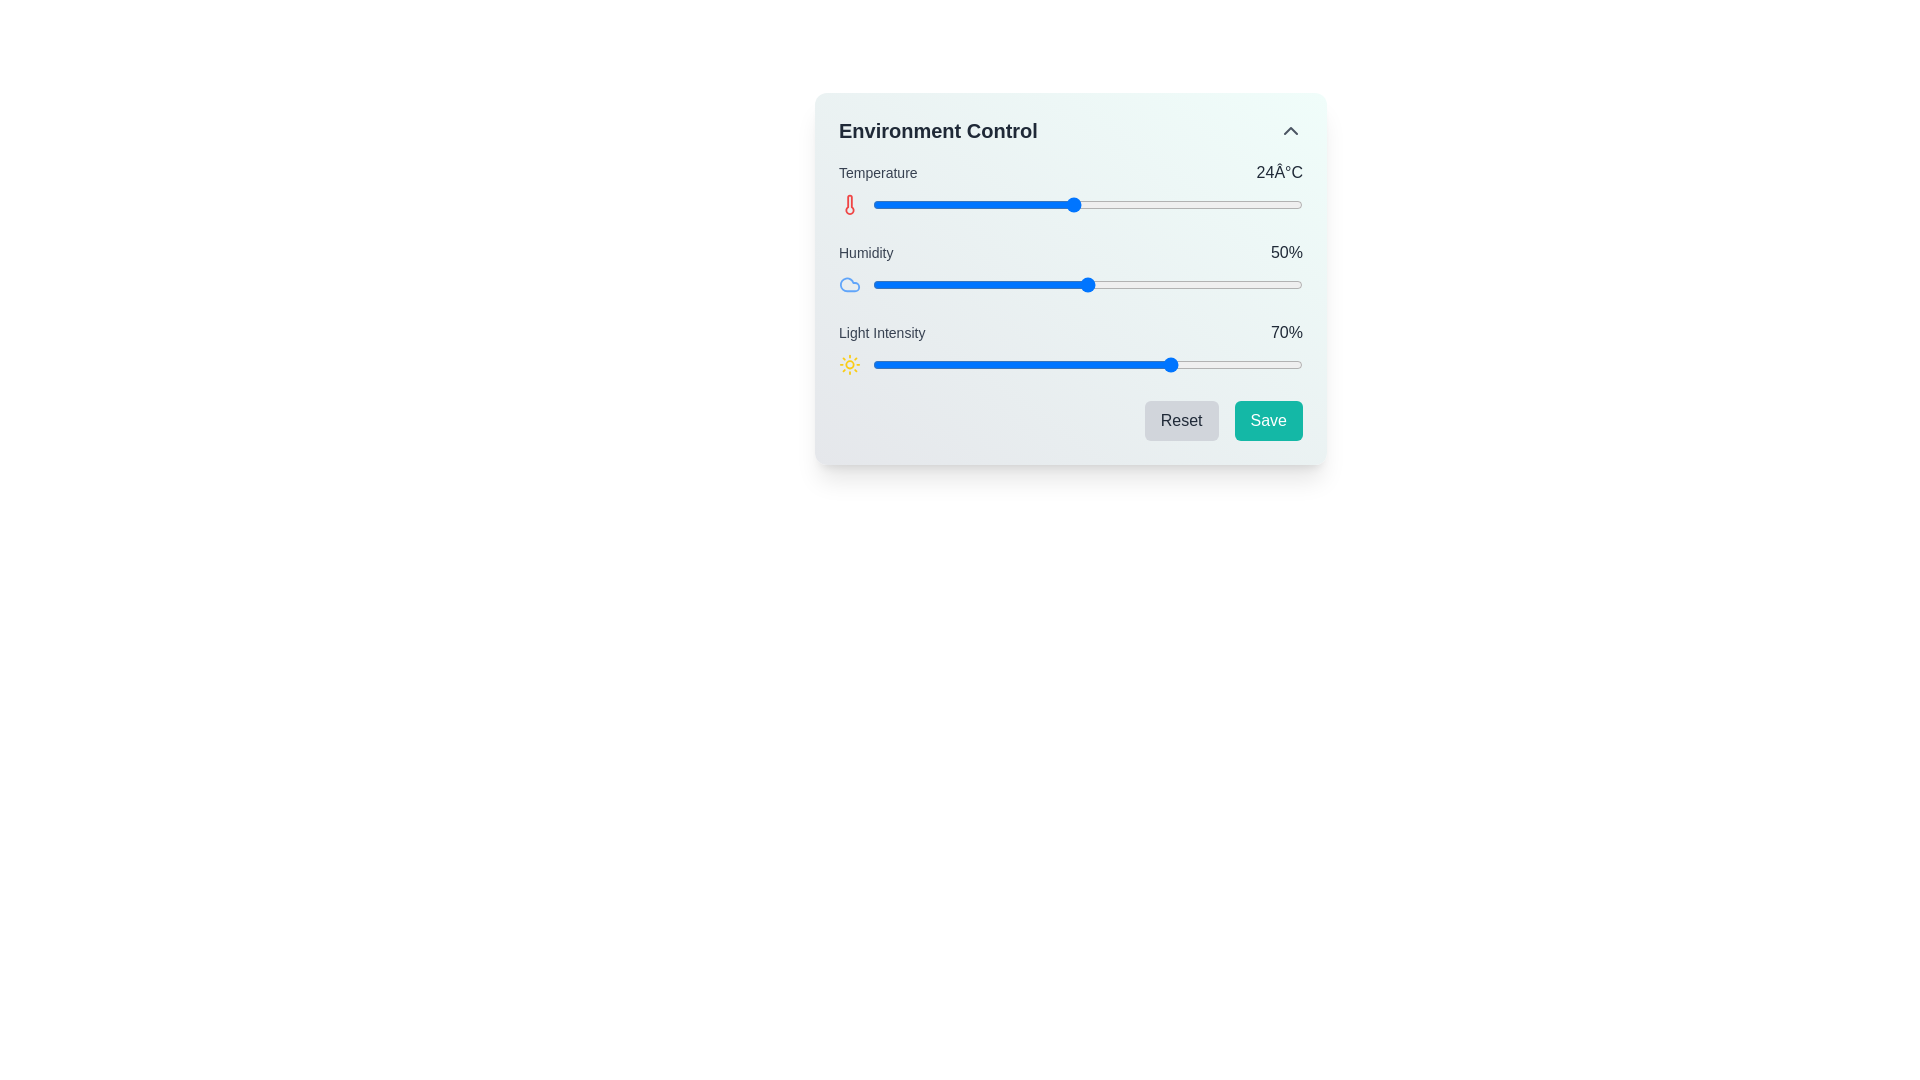 The height and width of the screenshot is (1080, 1920). What do you see at coordinates (1291, 131) in the screenshot?
I see `the toggle button at the top-right corner of the 'Environment Control' section` at bounding box center [1291, 131].